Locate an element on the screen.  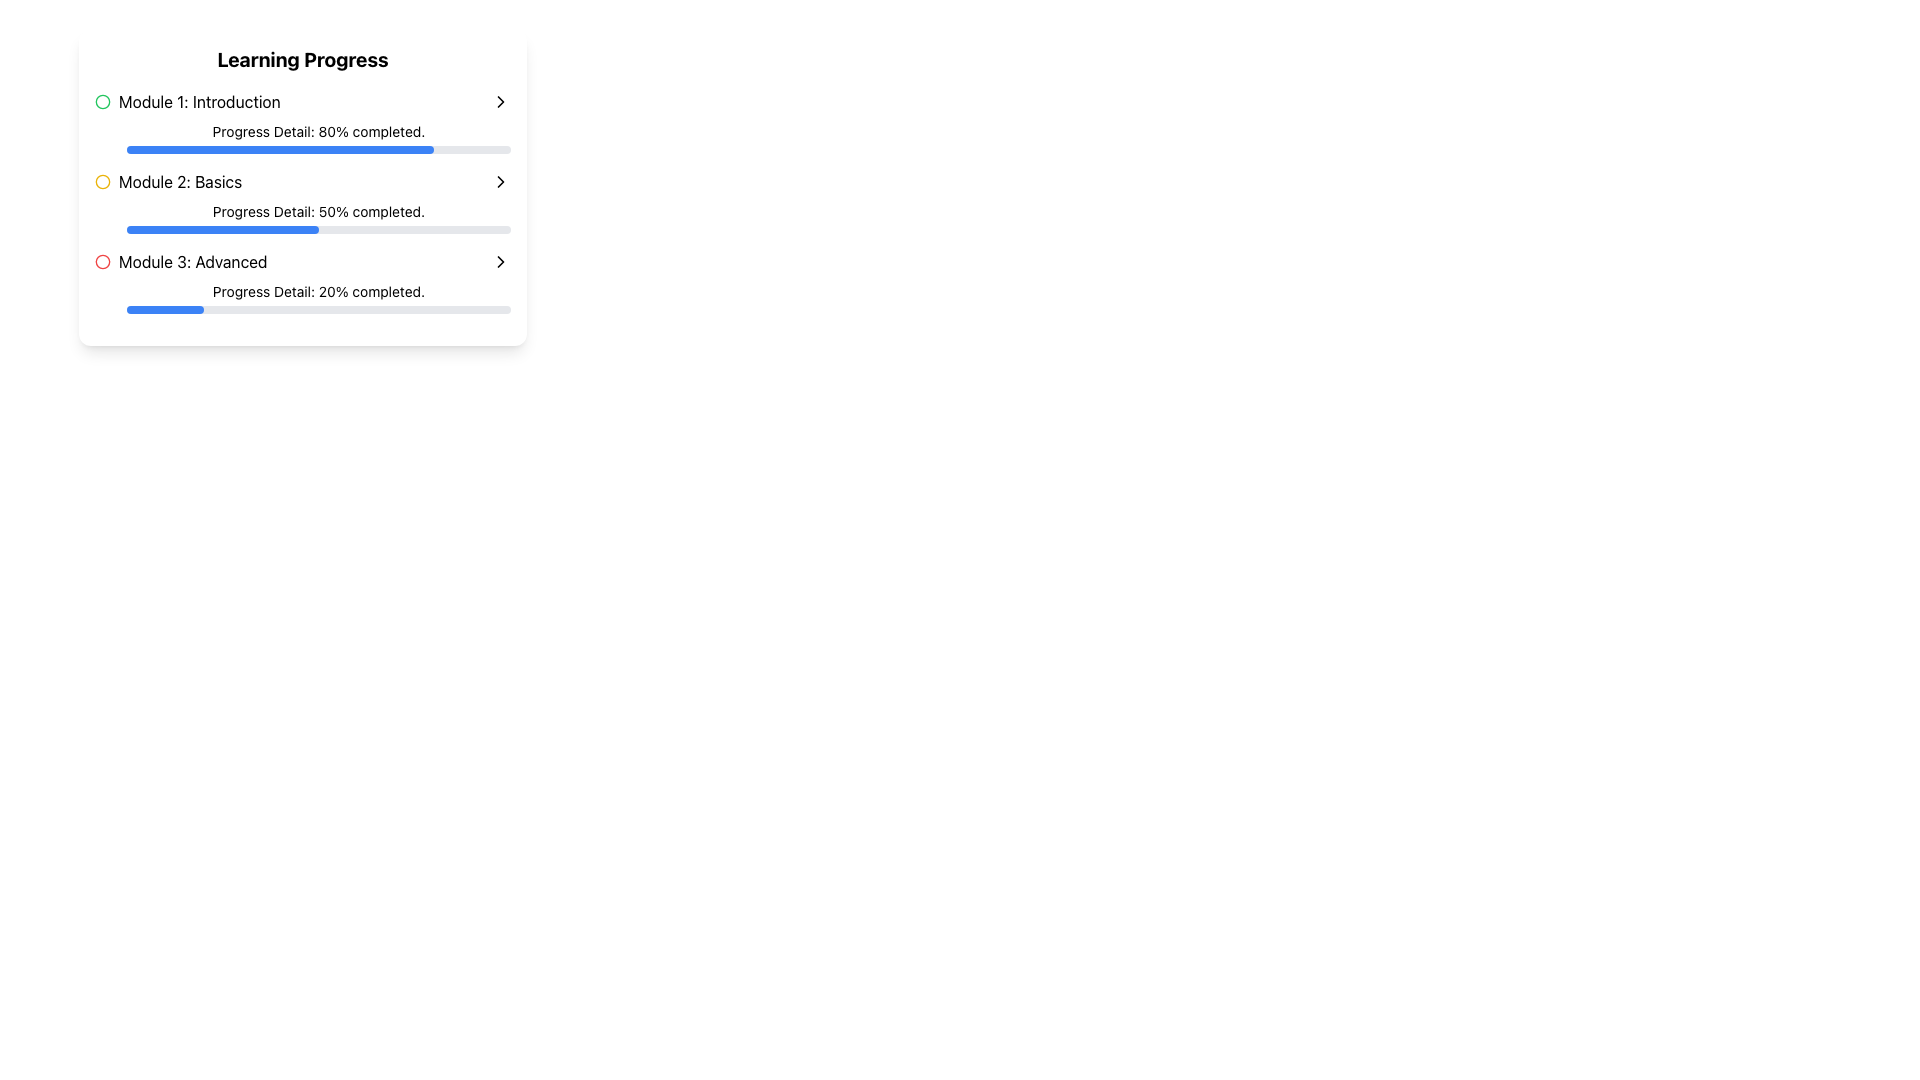
the Progress Bar indicating 20% completion for 'Module 3: Advanced' is located at coordinates (165, 309).